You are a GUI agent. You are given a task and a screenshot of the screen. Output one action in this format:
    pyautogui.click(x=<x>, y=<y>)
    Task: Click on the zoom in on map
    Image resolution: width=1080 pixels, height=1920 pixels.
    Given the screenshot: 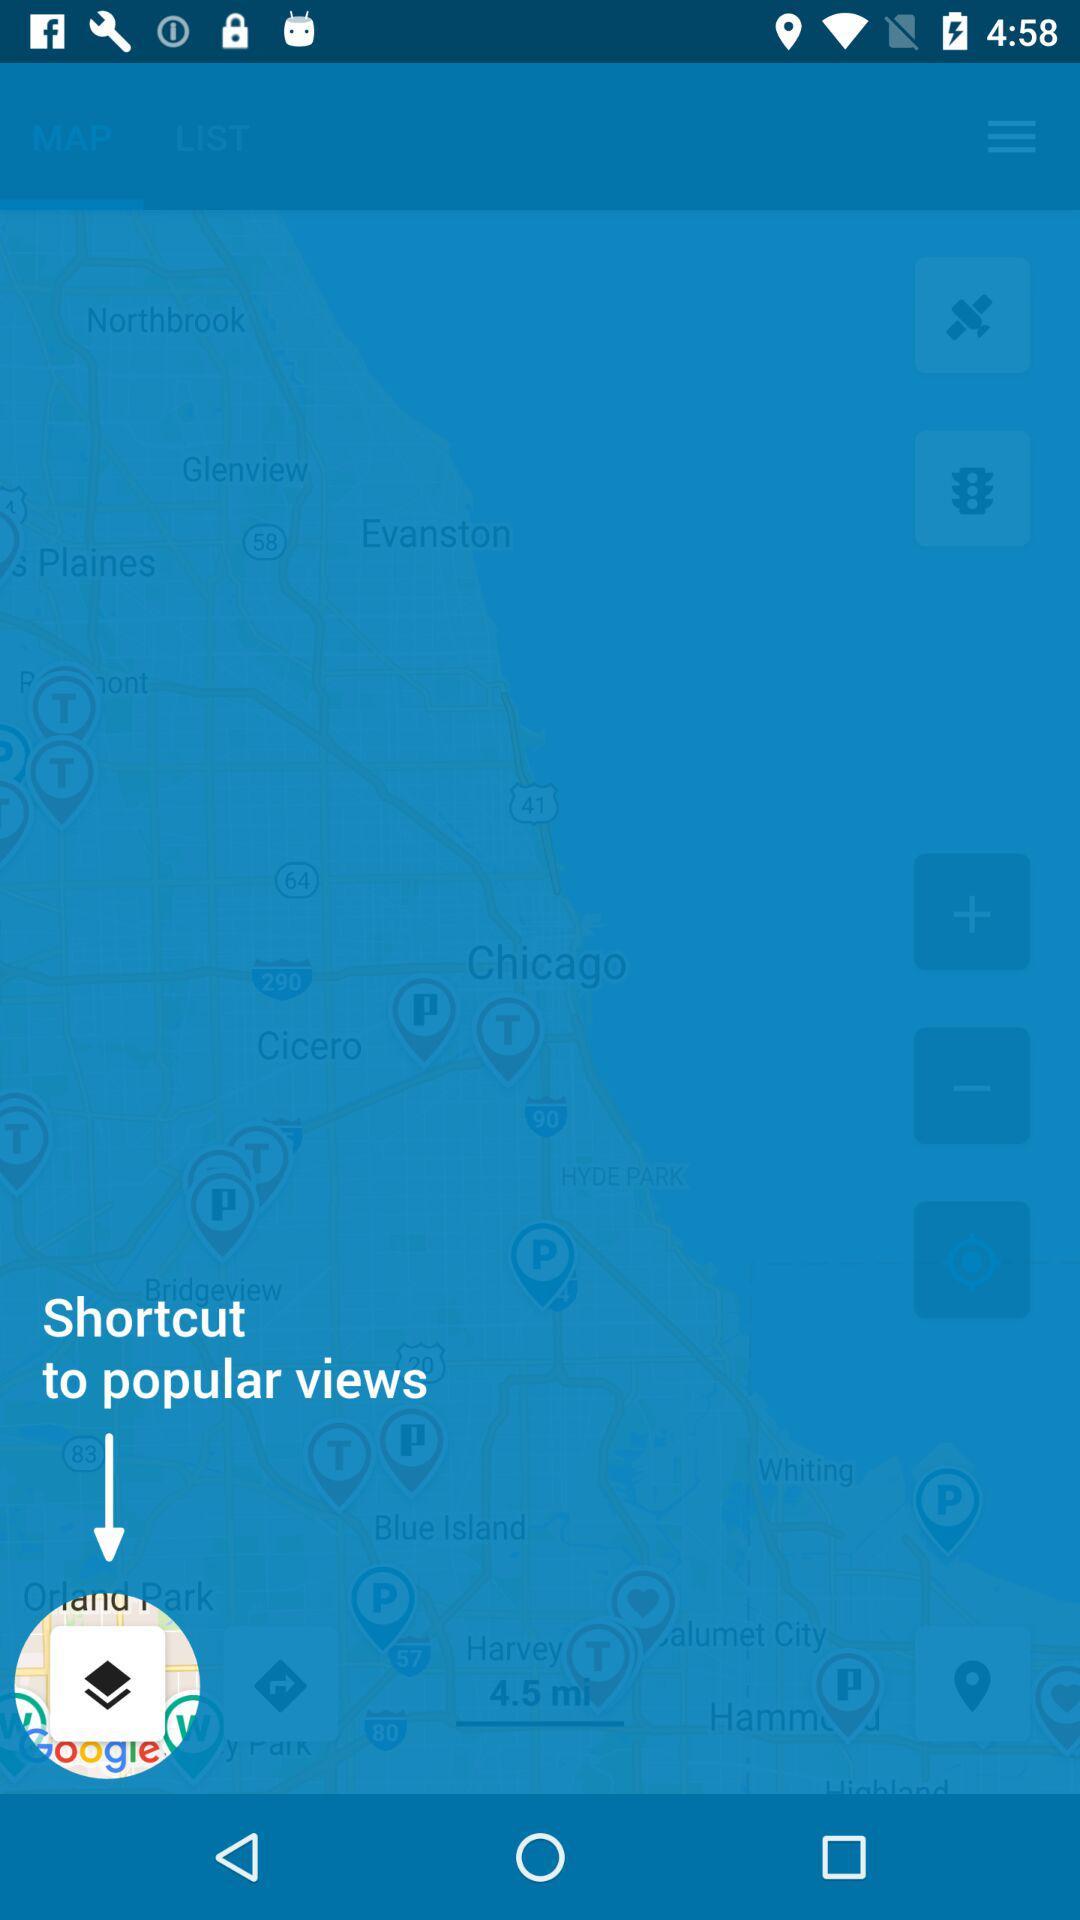 What is the action you would take?
    pyautogui.click(x=971, y=913)
    